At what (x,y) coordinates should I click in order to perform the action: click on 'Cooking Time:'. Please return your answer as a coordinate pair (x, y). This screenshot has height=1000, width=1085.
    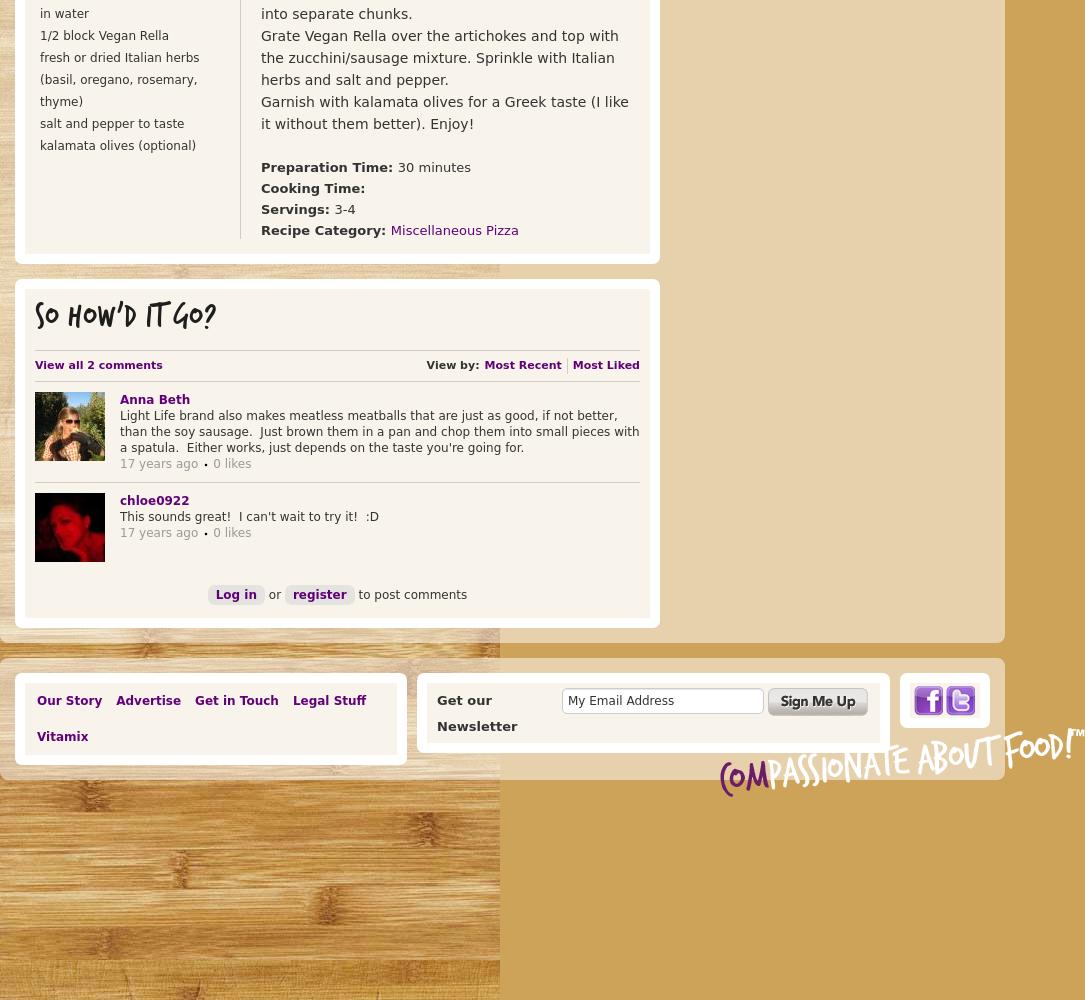
    Looking at the image, I should click on (260, 188).